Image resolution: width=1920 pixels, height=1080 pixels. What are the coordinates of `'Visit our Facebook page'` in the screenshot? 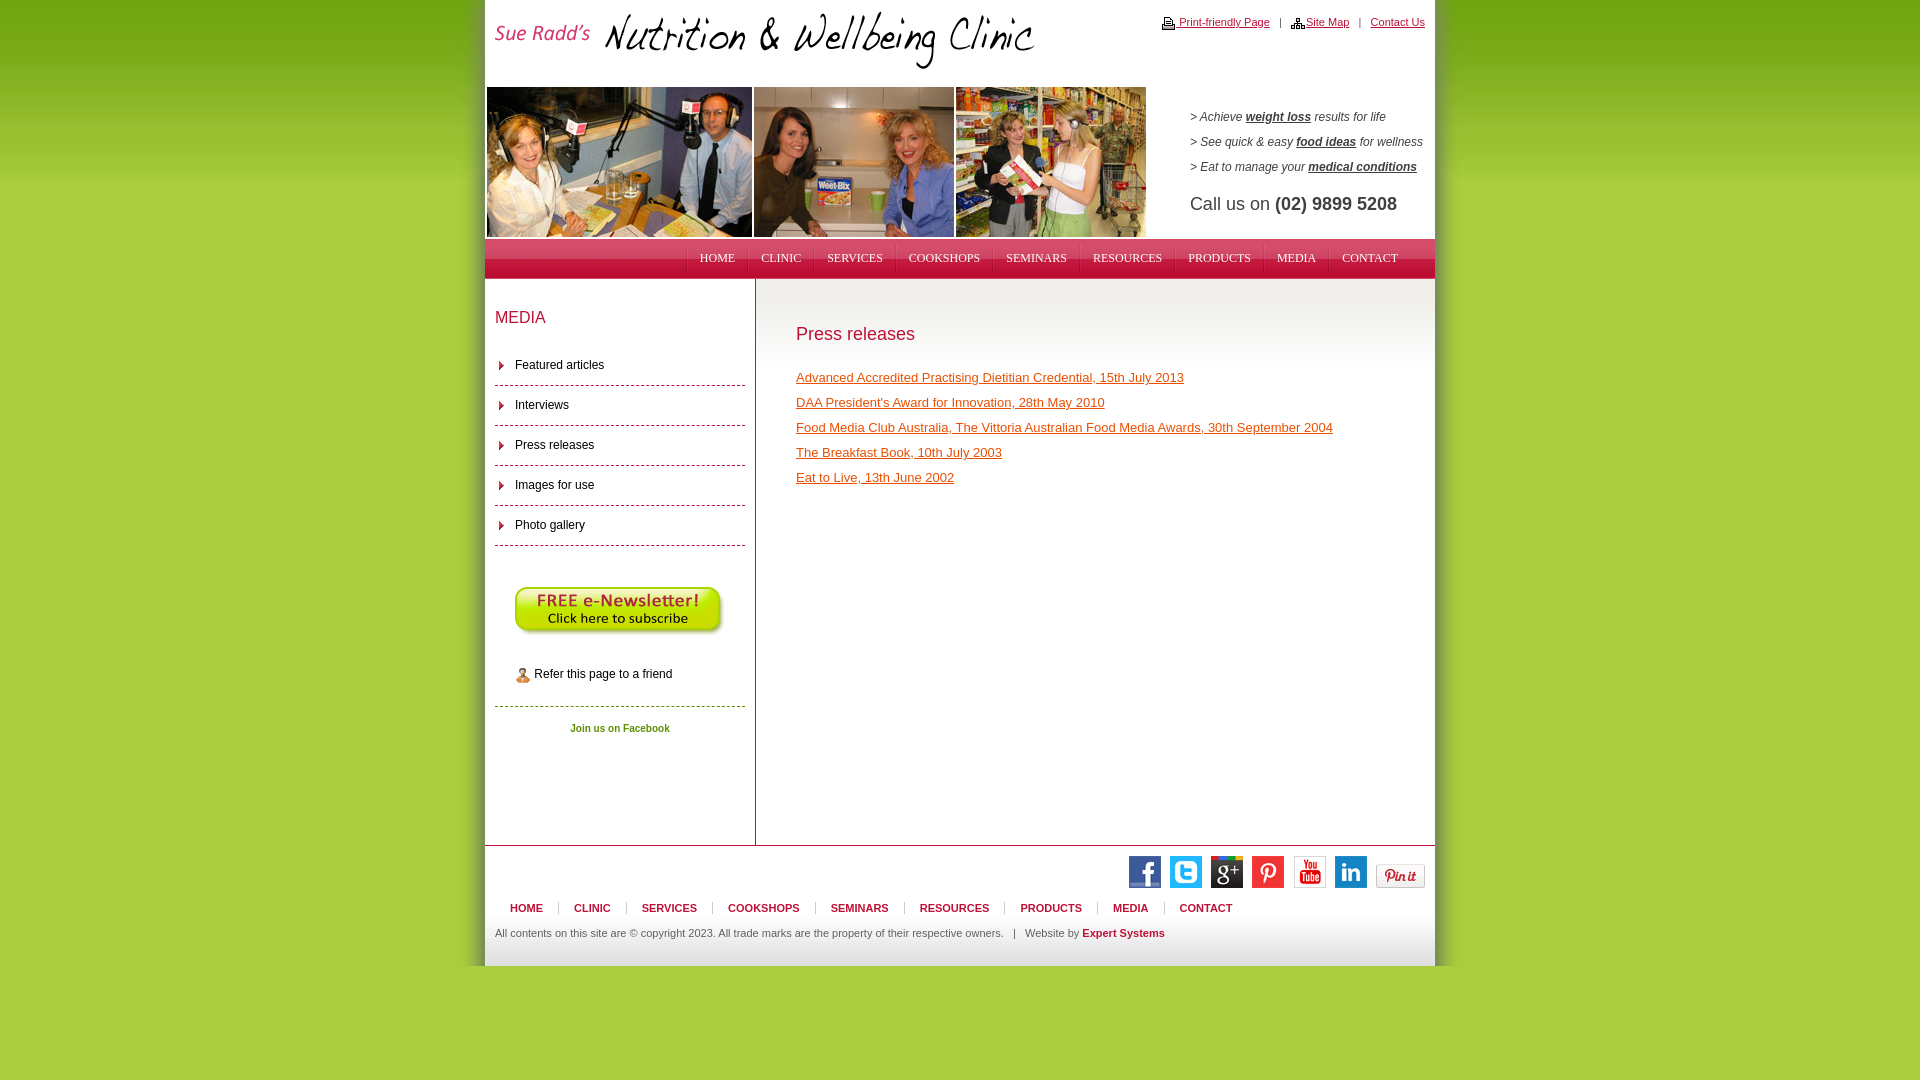 It's located at (1145, 882).